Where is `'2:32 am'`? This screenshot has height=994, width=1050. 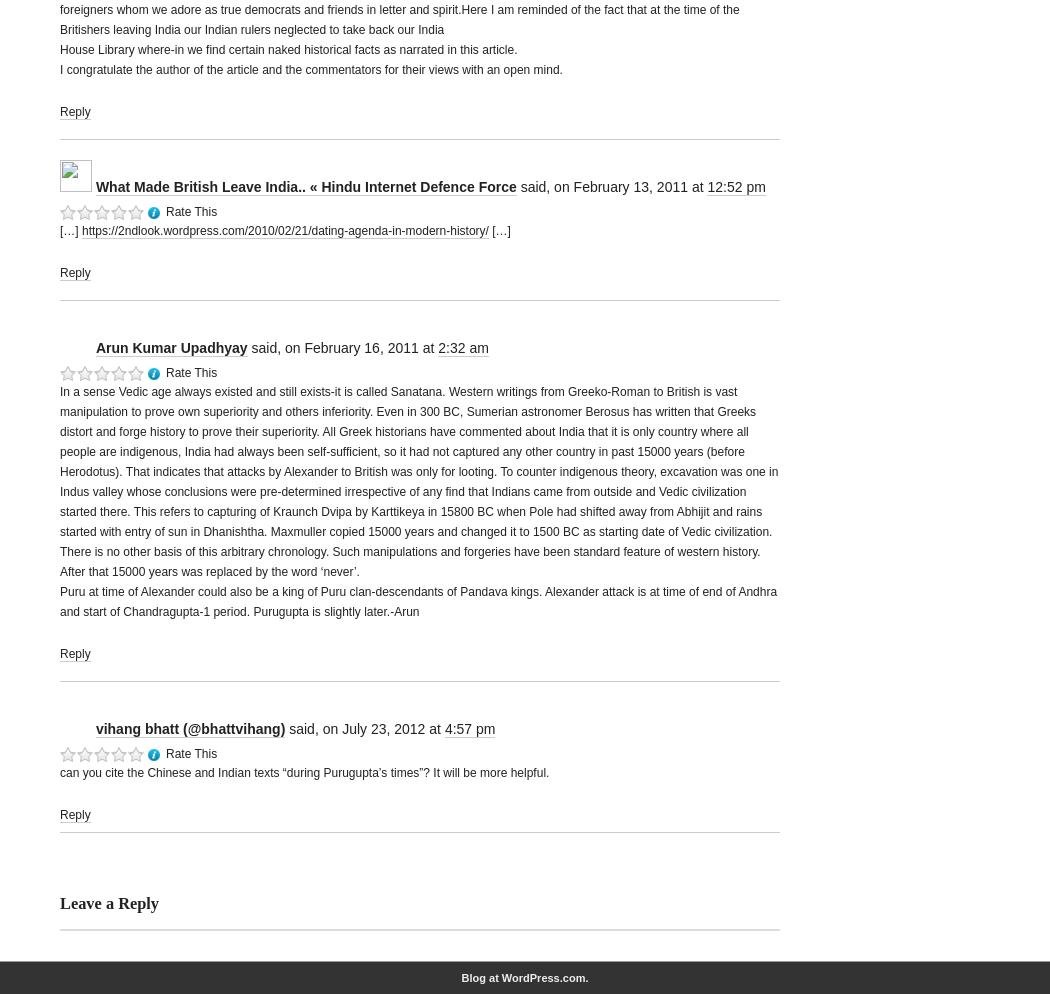
'2:32 am' is located at coordinates (436, 346).